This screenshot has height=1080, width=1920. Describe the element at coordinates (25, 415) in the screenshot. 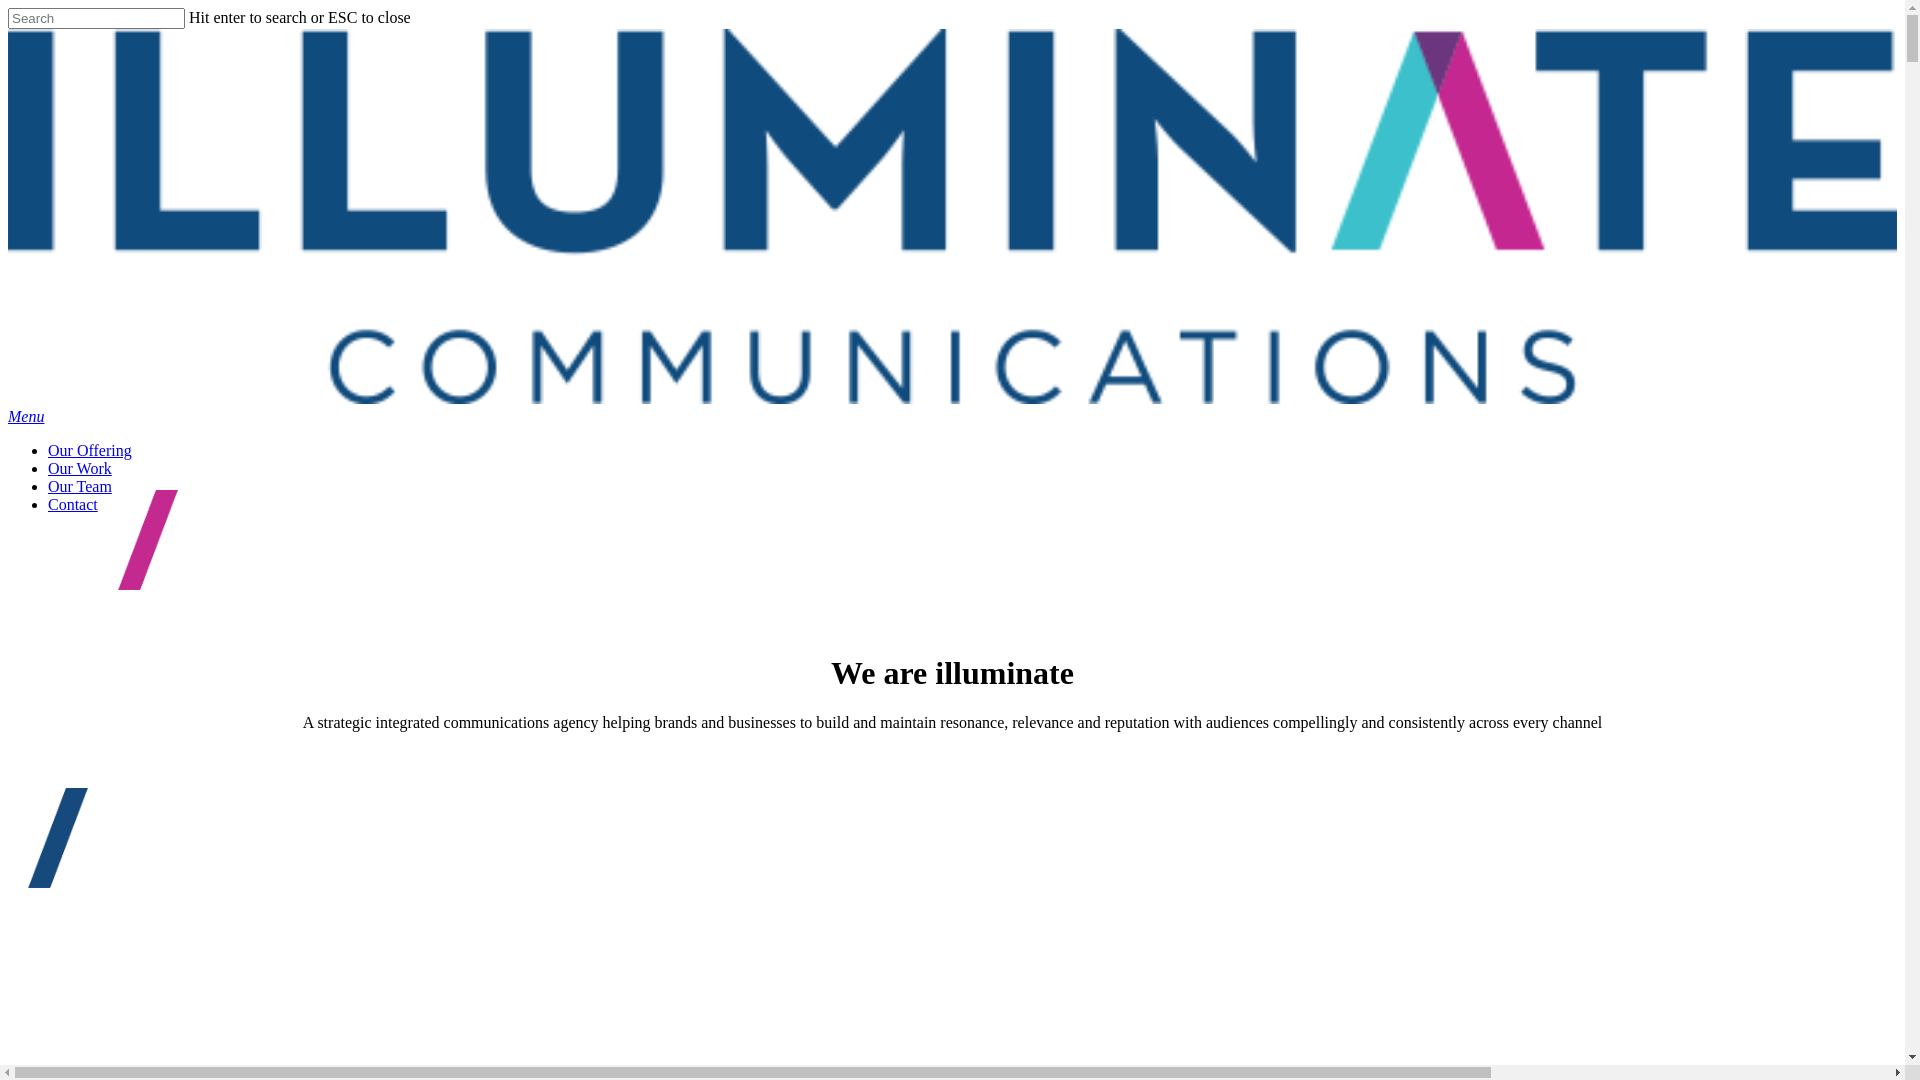

I see `'Menu'` at that location.